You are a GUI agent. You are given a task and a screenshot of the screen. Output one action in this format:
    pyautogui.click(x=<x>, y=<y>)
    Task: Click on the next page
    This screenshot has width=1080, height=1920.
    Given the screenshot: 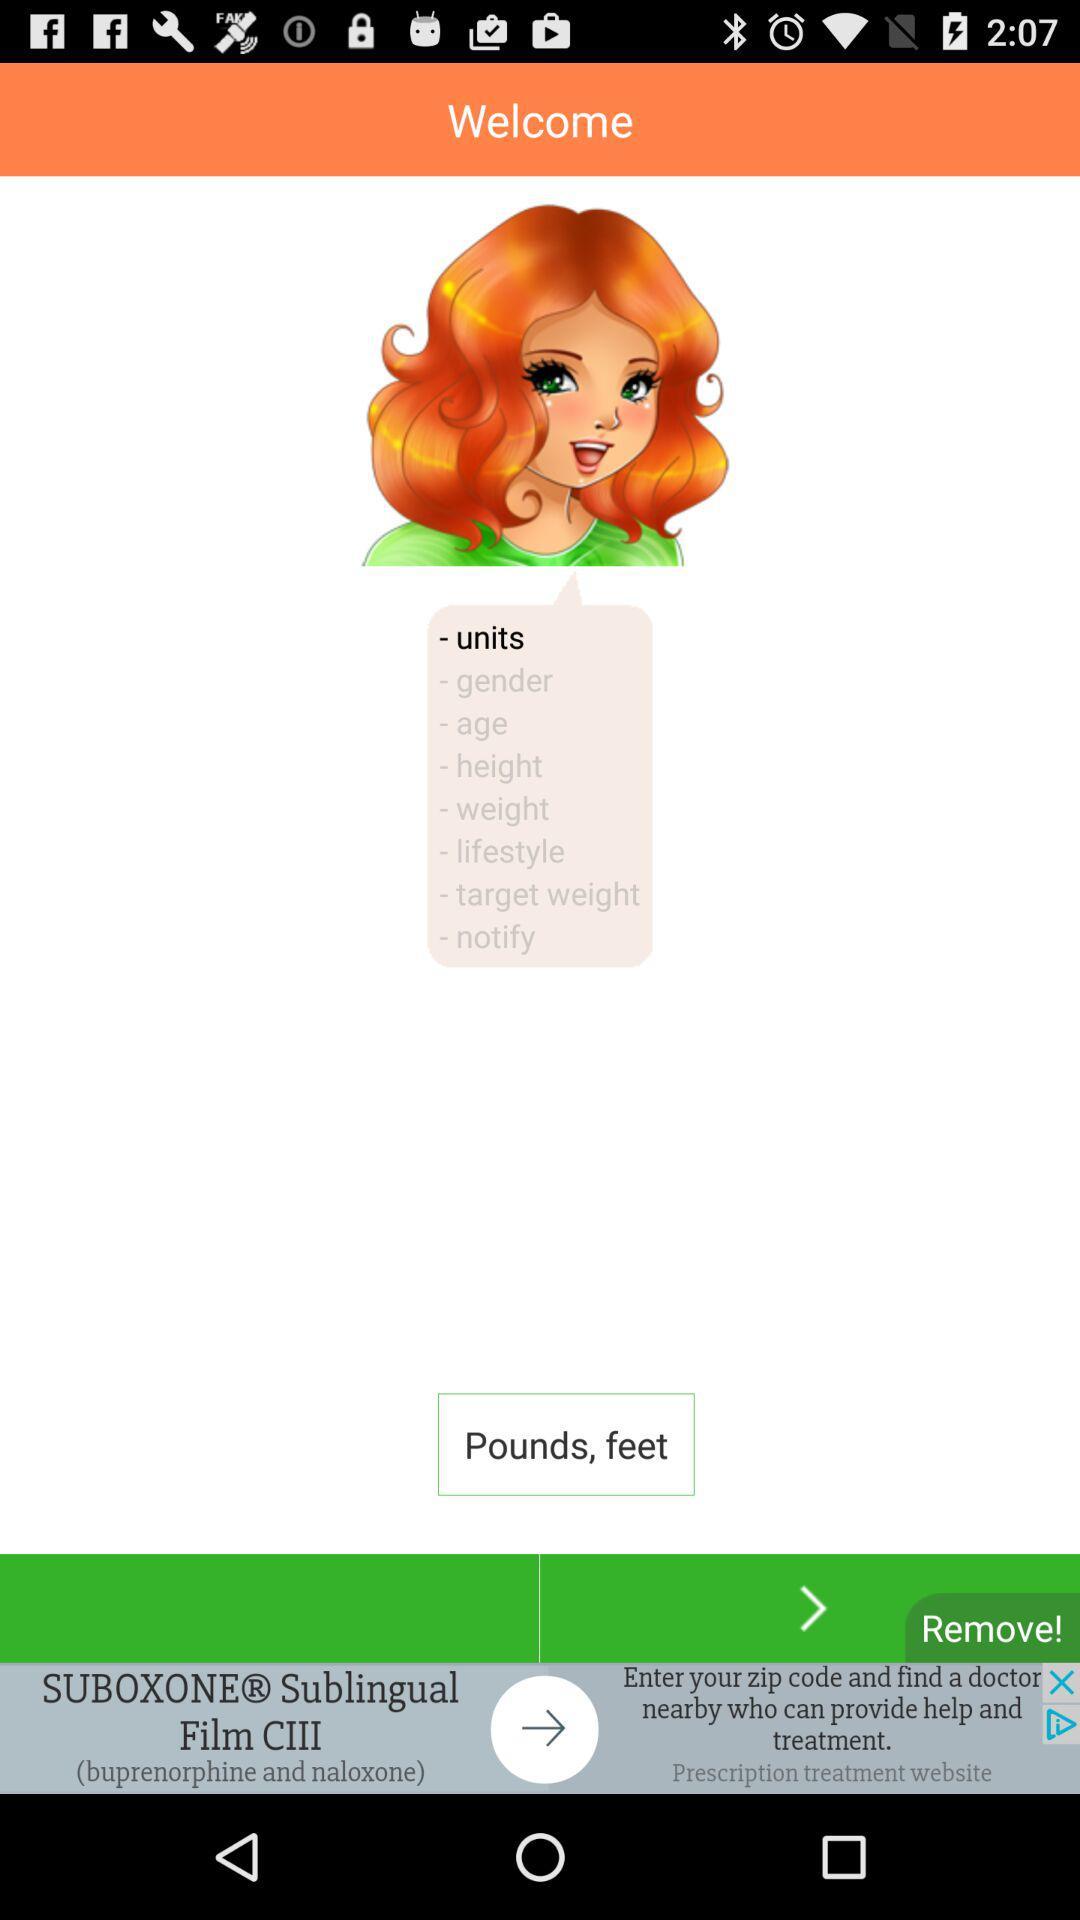 What is the action you would take?
    pyautogui.click(x=810, y=1608)
    